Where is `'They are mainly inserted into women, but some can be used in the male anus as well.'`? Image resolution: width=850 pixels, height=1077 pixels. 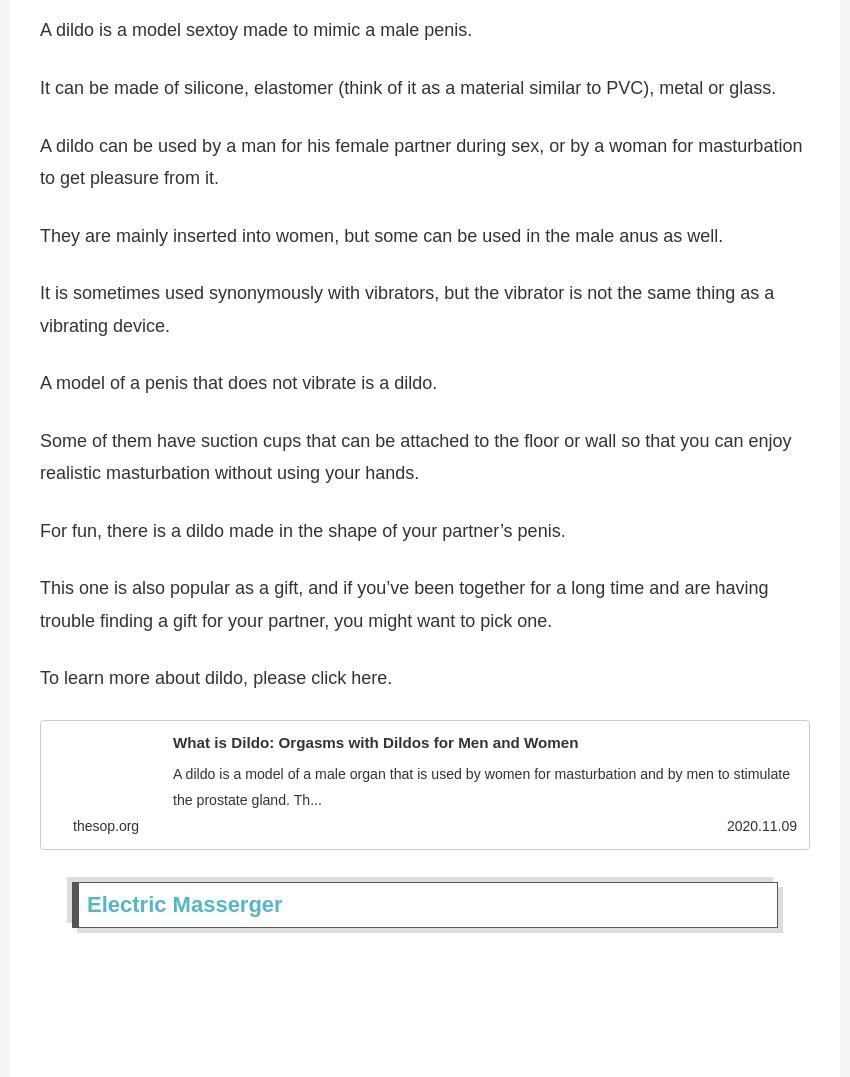 'They are mainly inserted into women, but some can be used in the male anus as well.' is located at coordinates (380, 242).